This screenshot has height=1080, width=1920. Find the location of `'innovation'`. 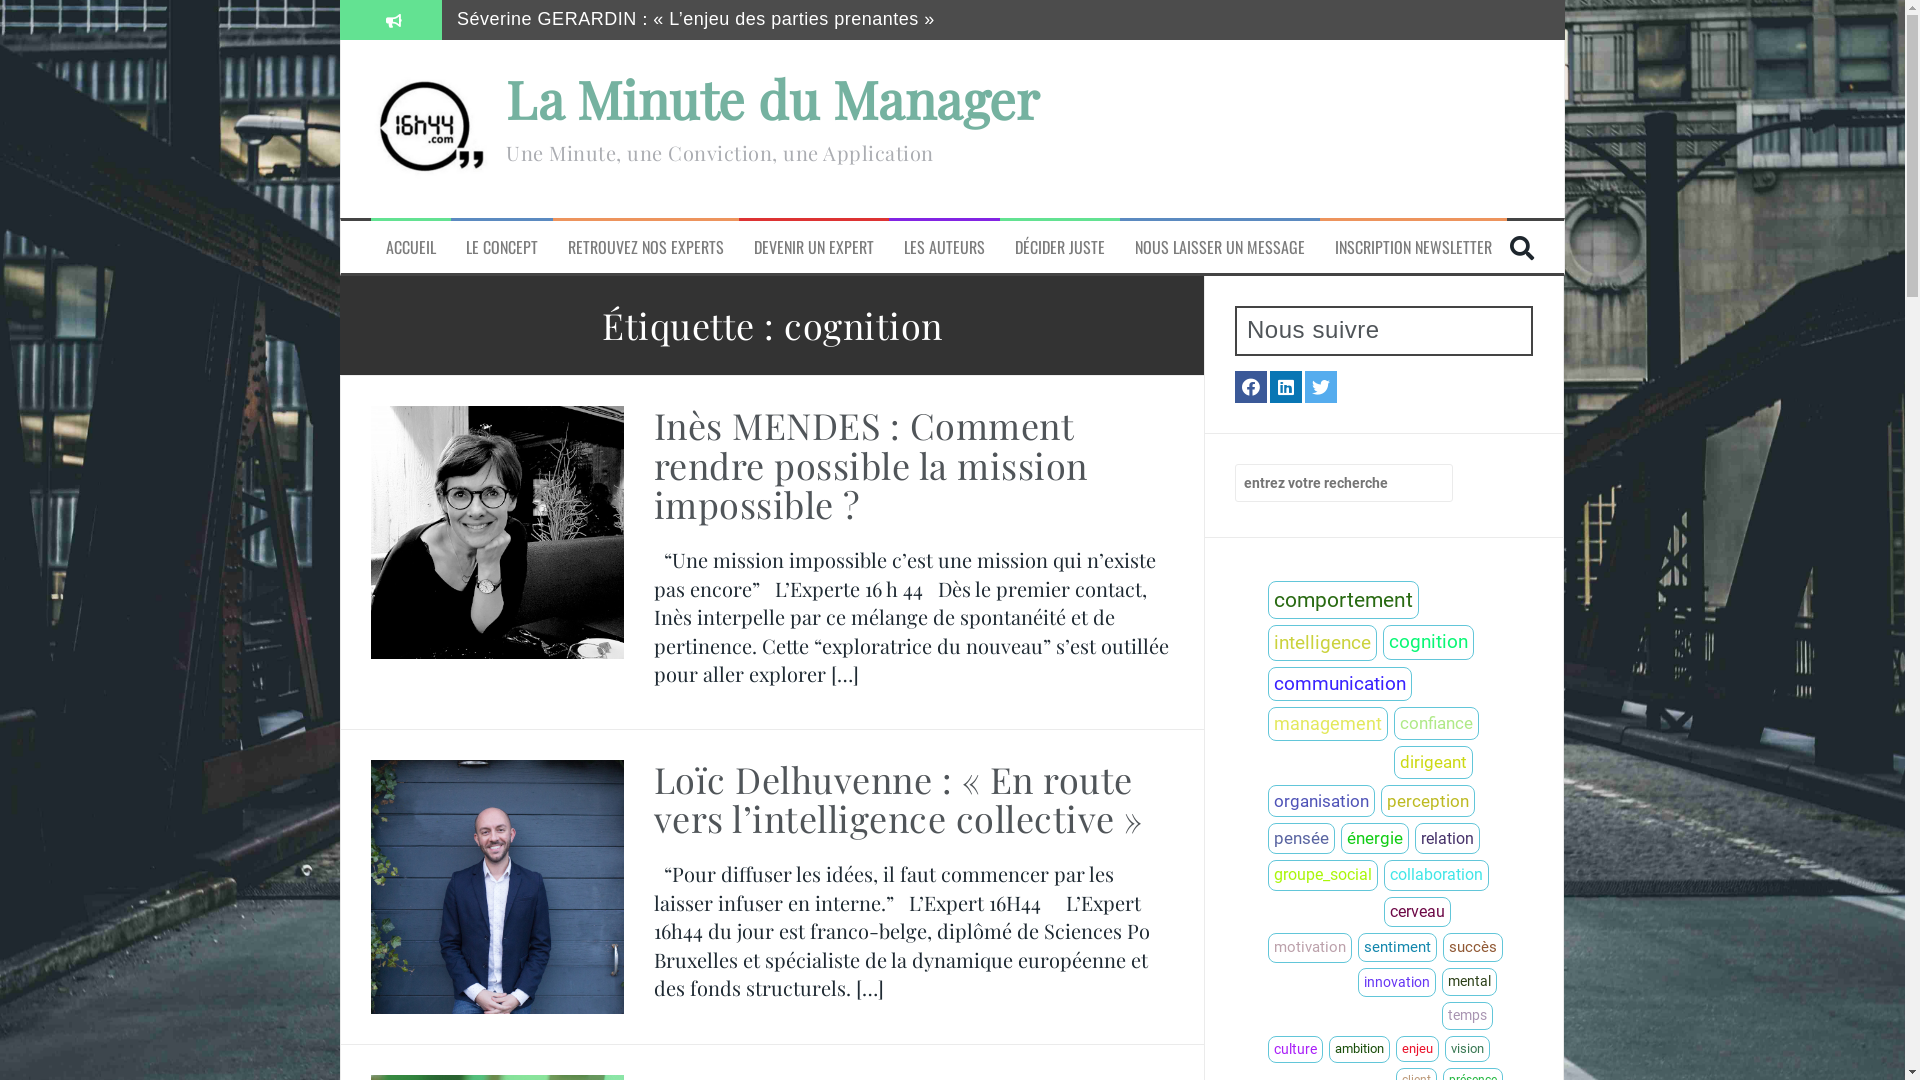

'innovation' is located at coordinates (1395, 981).